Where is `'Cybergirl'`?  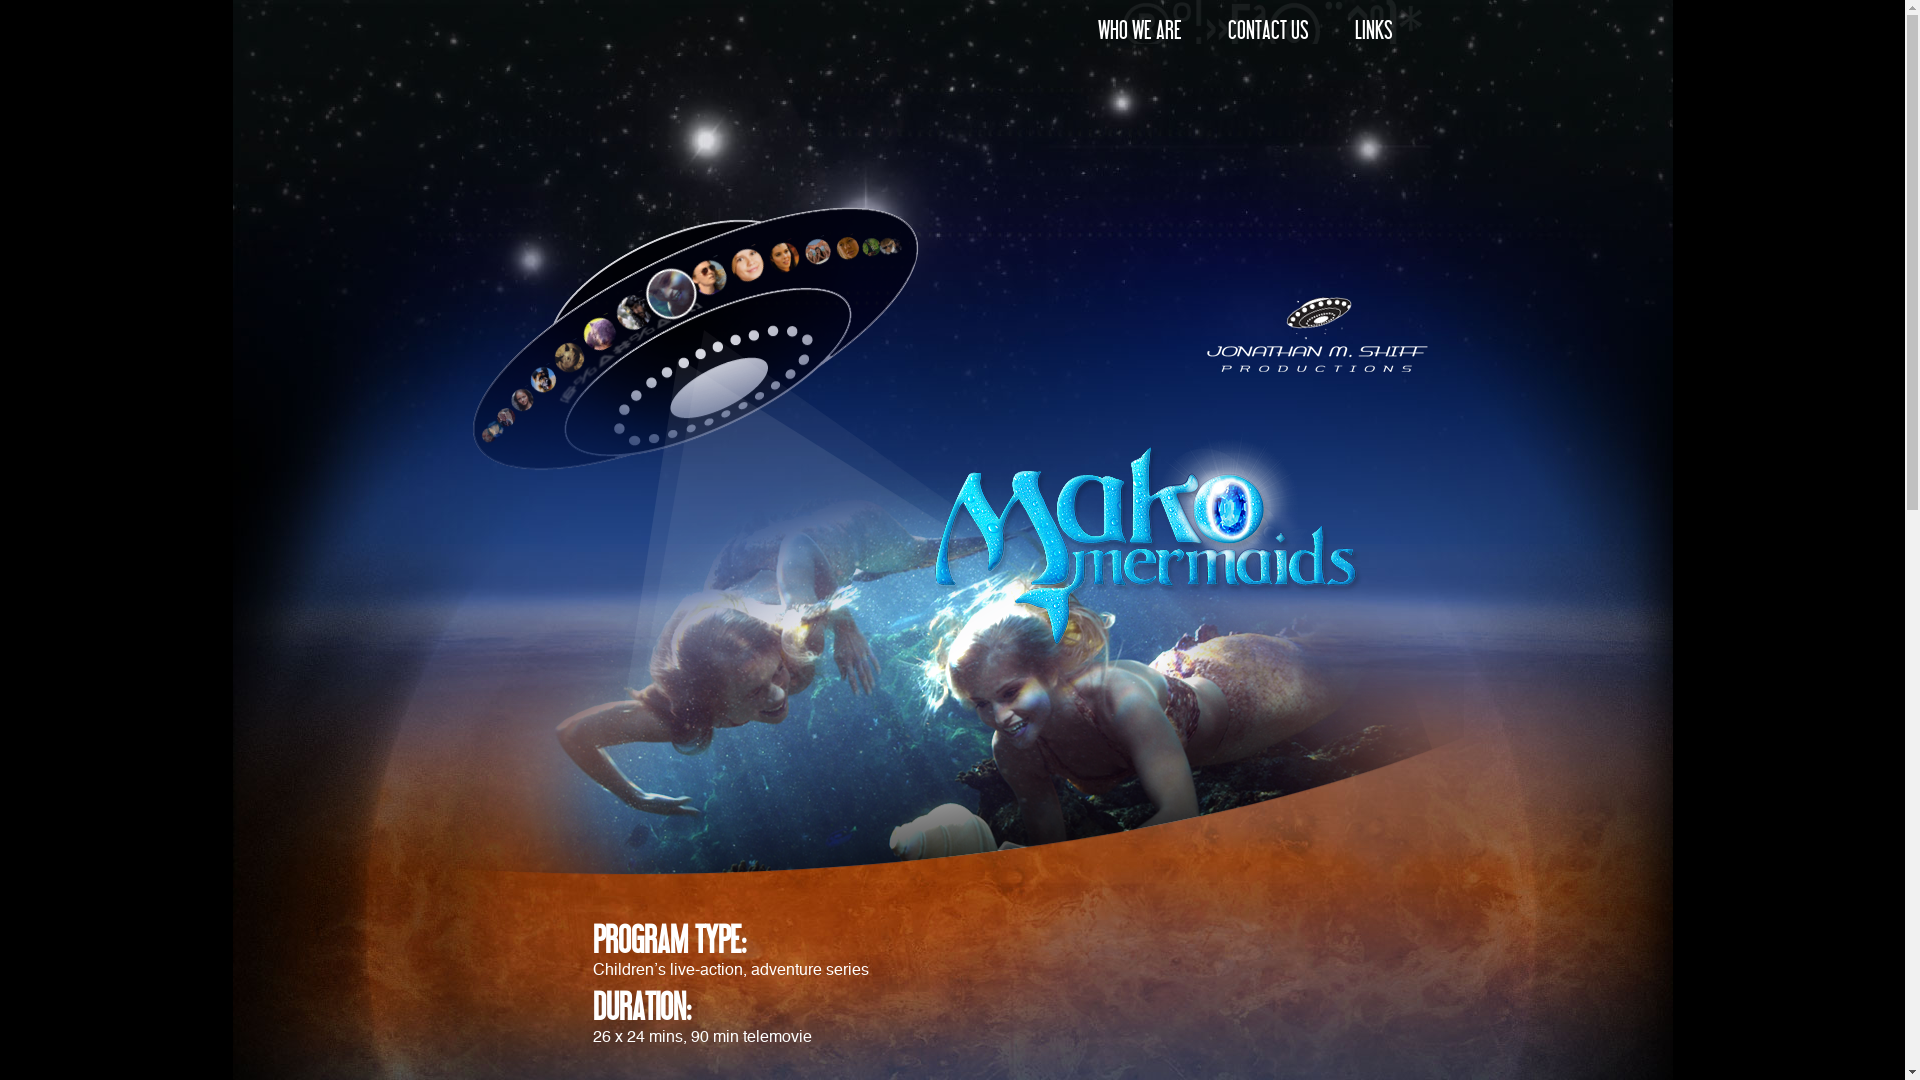
'Cybergirl' is located at coordinates (491, 431).